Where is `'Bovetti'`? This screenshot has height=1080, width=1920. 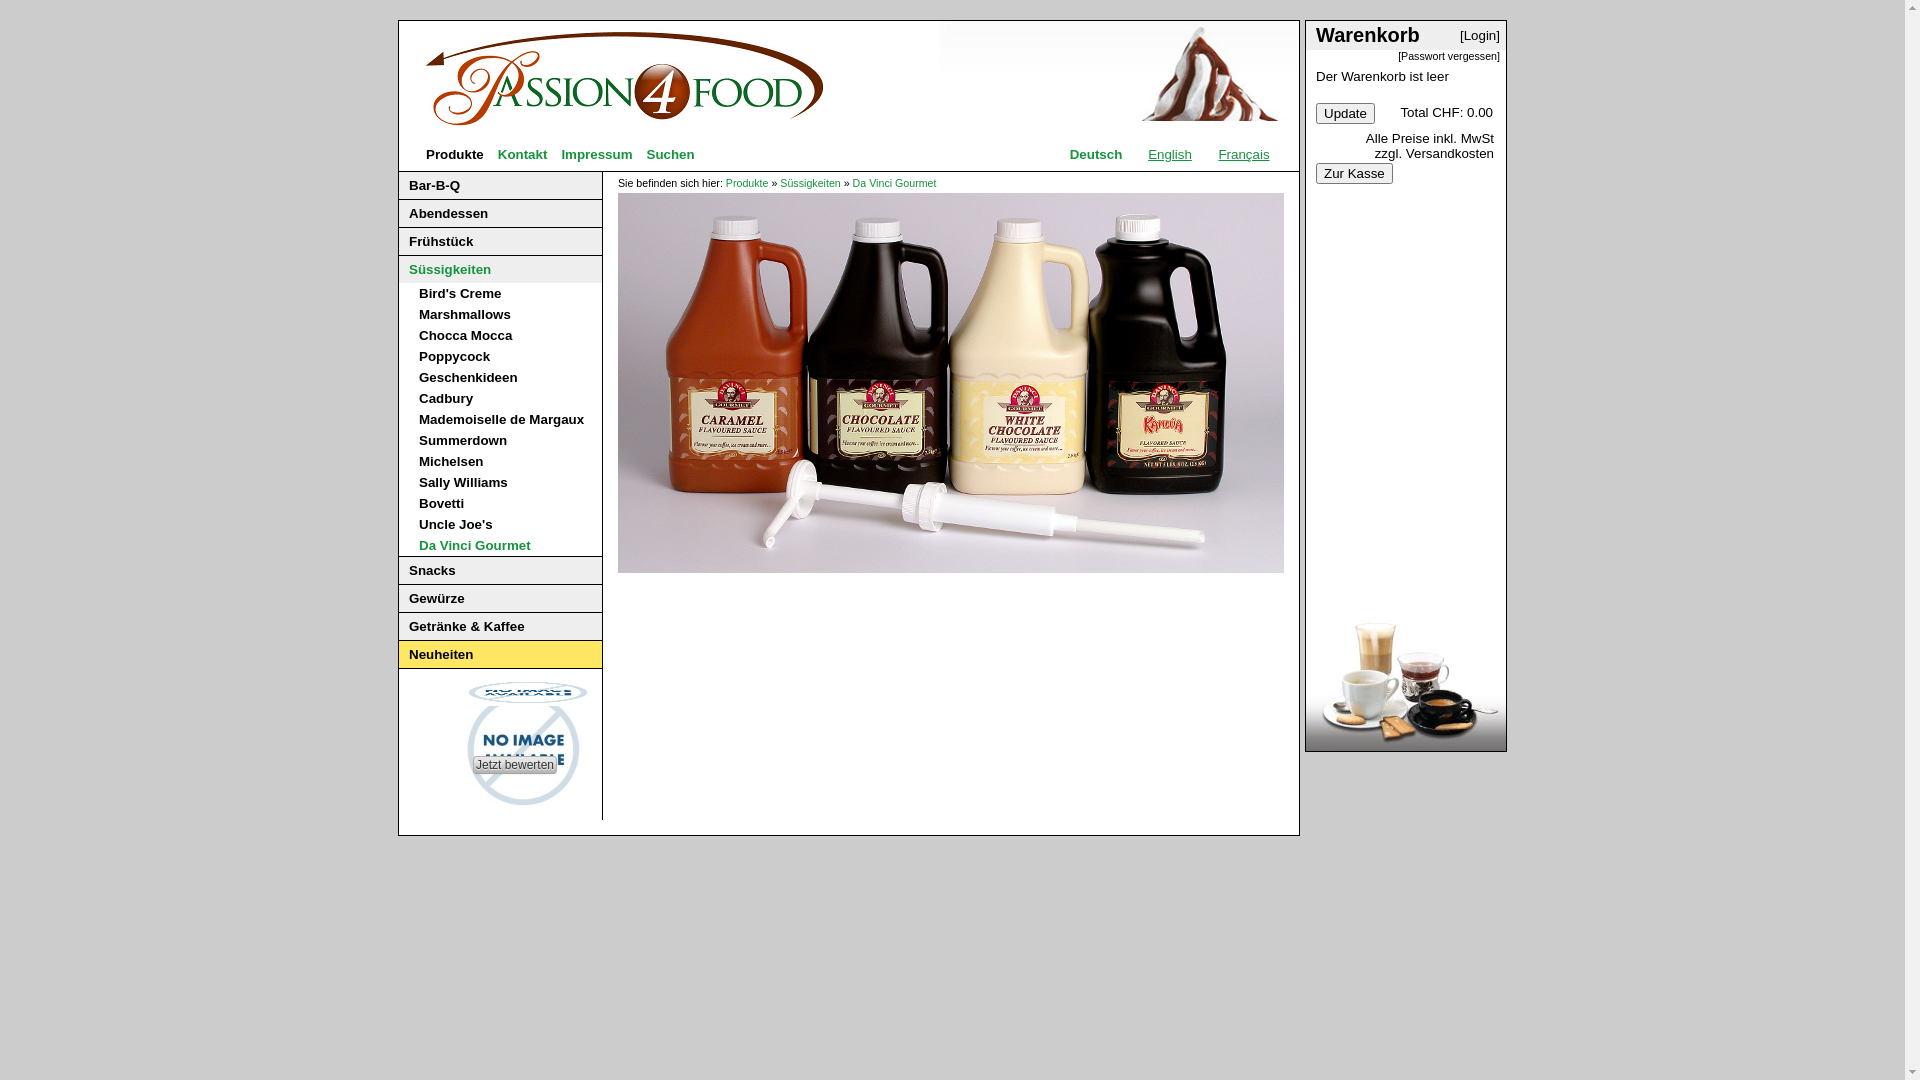
'Bovetti' is located at coordinates (440, 502).